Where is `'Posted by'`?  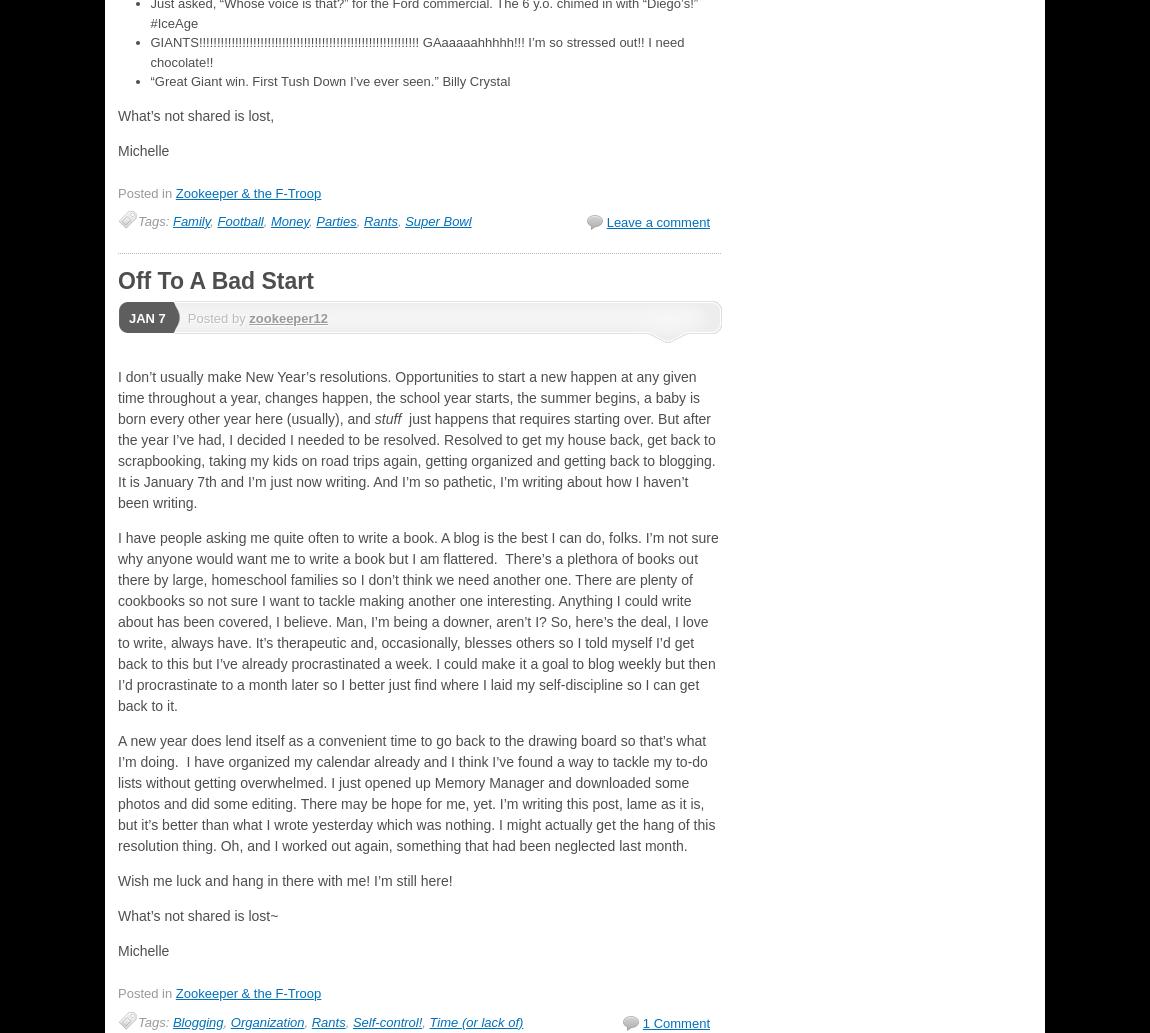
'Posted by' is located at coordinates (185, 317).